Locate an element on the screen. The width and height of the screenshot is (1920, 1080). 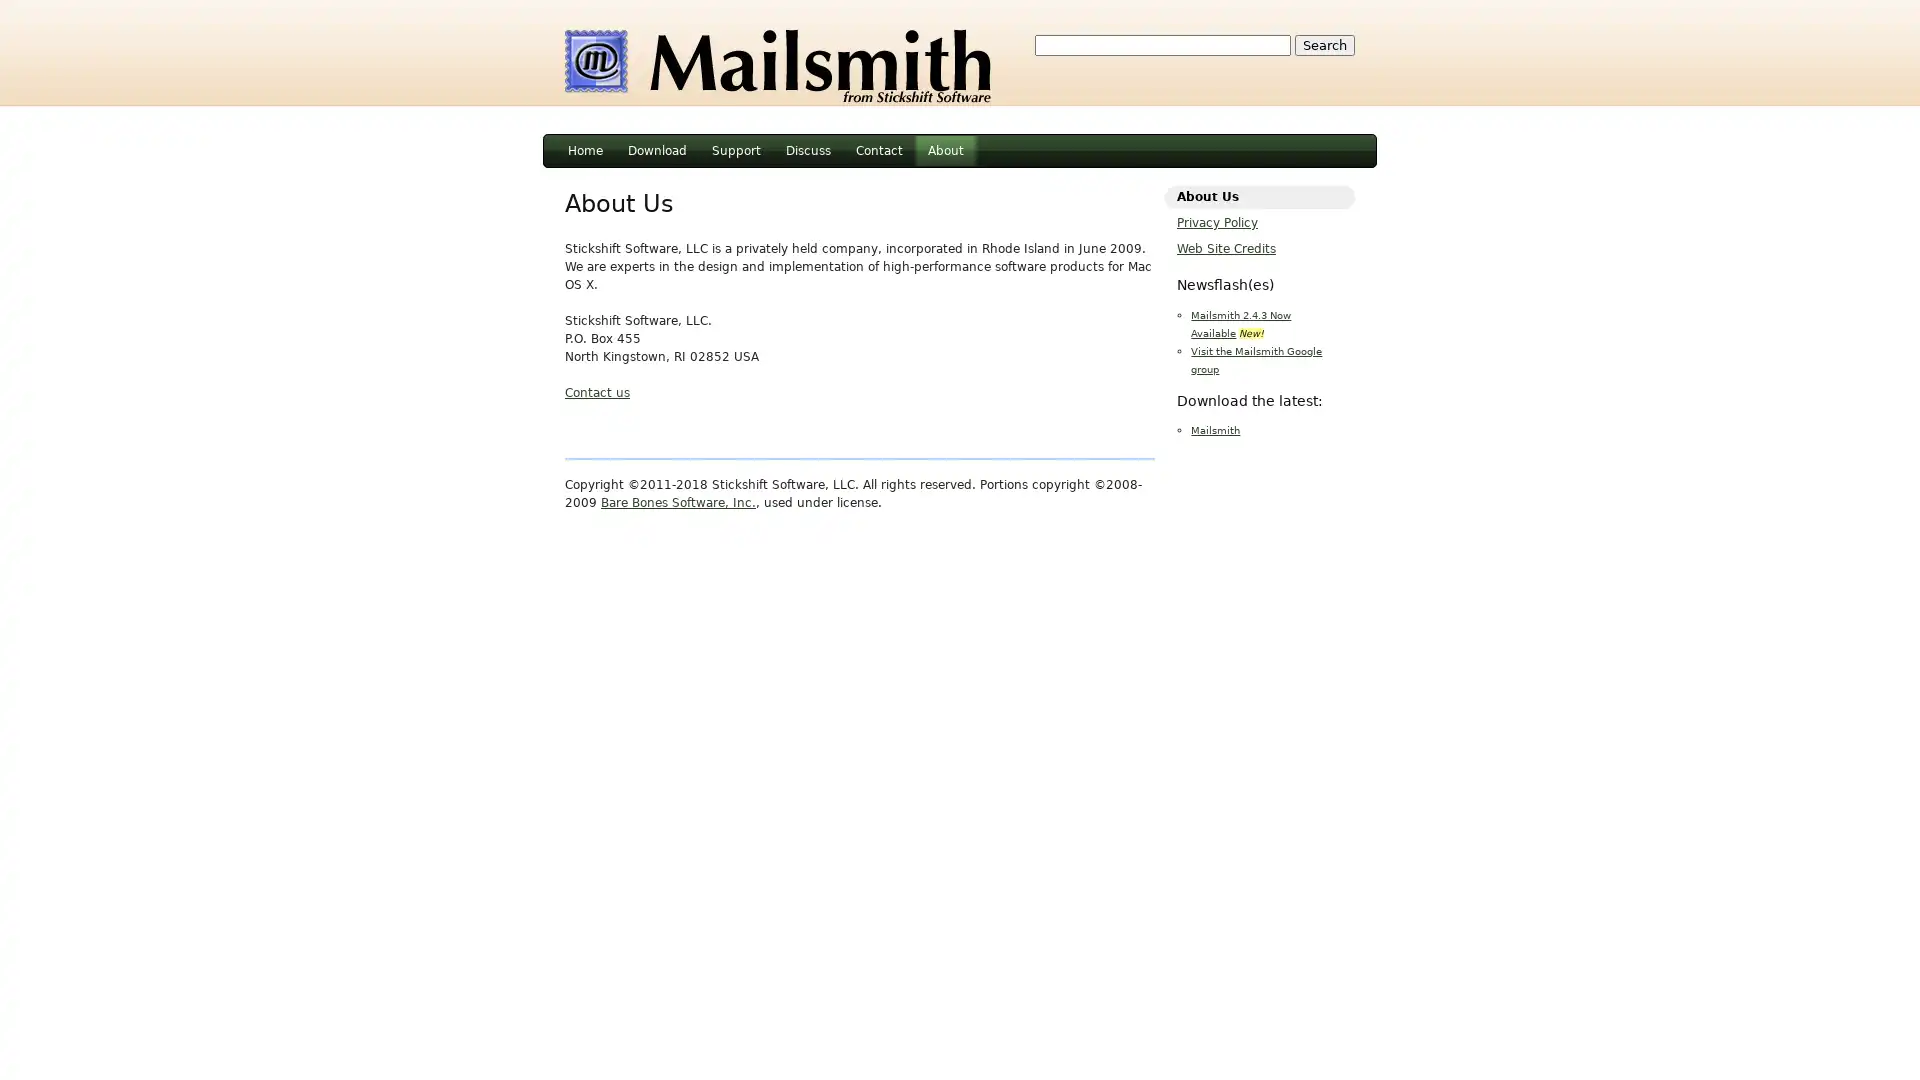
Search is located at coordinates (1324, 45).